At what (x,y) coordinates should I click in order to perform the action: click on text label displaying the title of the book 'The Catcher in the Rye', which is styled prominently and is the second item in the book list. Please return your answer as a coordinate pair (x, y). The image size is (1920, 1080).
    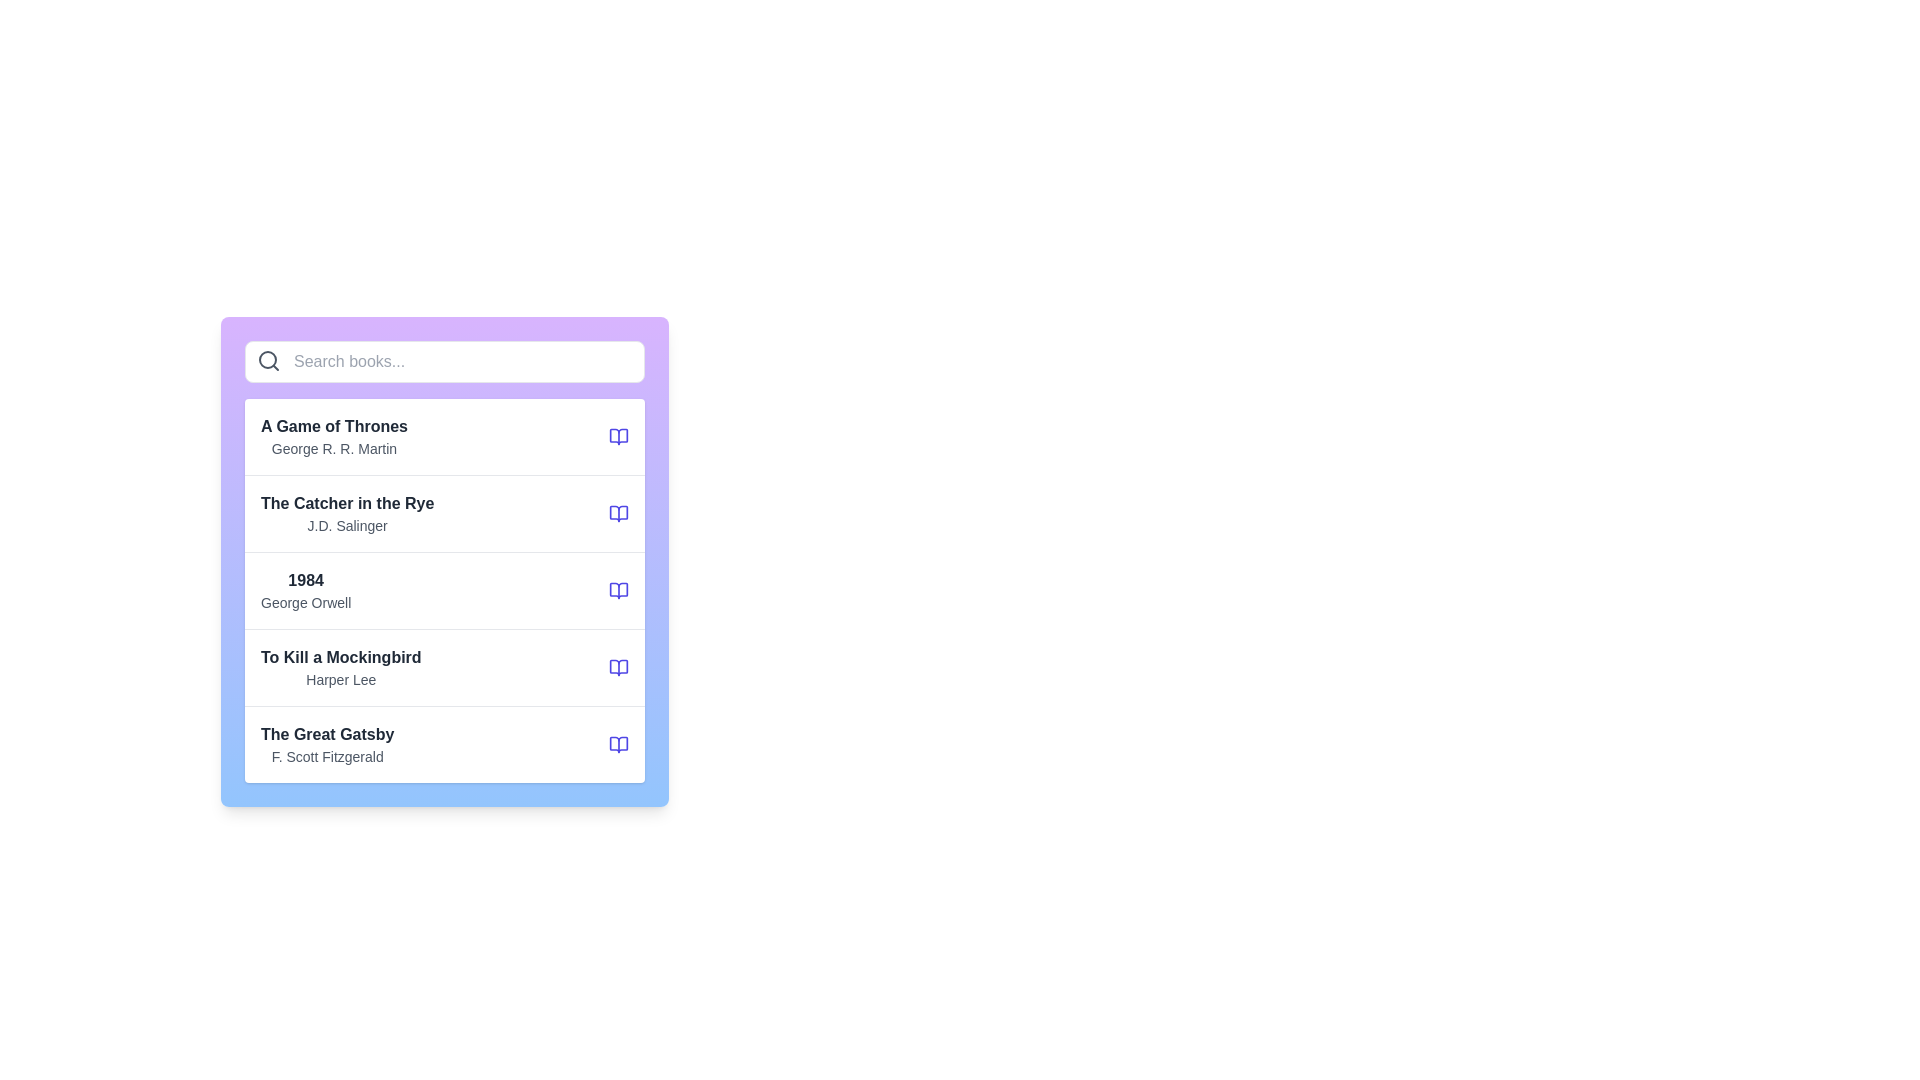
    Looking at the image, I should click on (347, 503).